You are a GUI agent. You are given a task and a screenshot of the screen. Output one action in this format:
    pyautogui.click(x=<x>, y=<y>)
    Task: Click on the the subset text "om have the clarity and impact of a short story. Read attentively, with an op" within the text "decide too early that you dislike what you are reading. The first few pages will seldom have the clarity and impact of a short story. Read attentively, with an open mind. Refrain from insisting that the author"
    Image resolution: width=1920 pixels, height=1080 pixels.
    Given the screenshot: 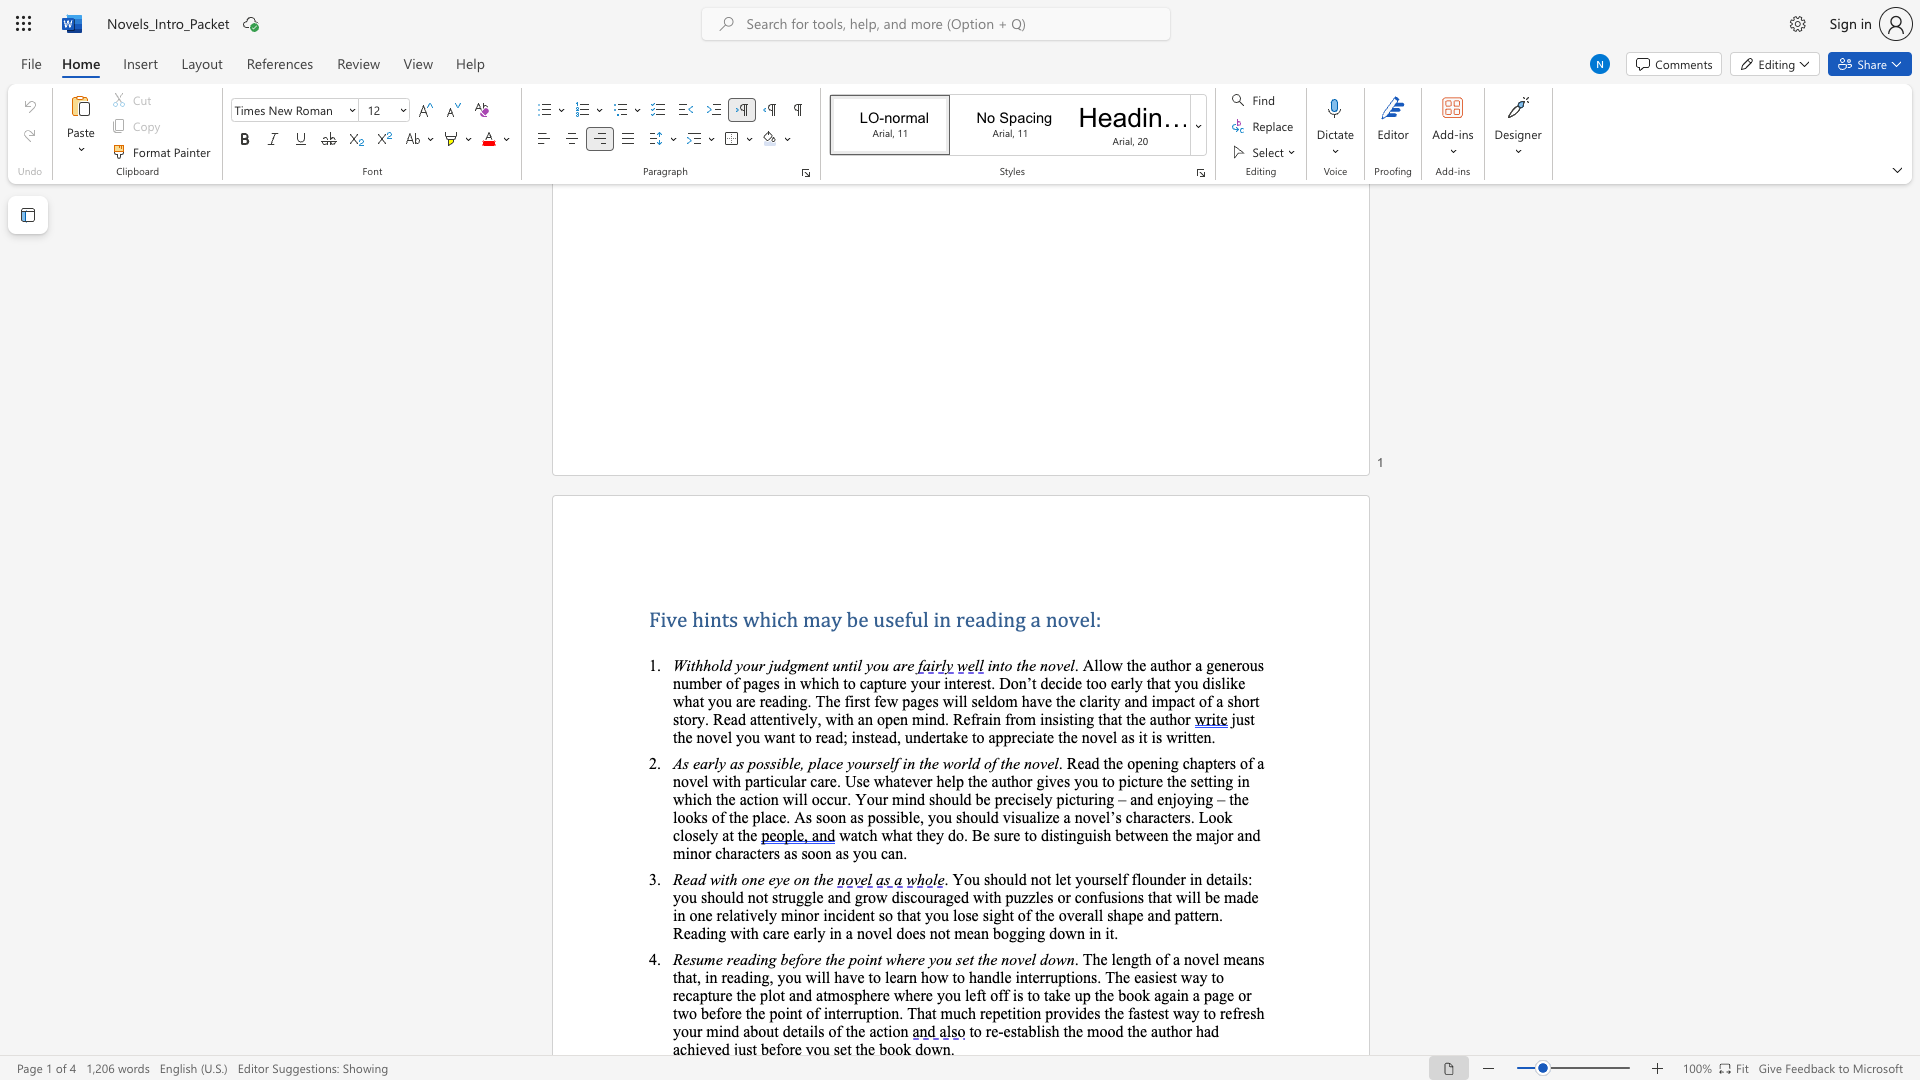 What is the action you would take?
    pyautogui.click(x=997, y=700)
    